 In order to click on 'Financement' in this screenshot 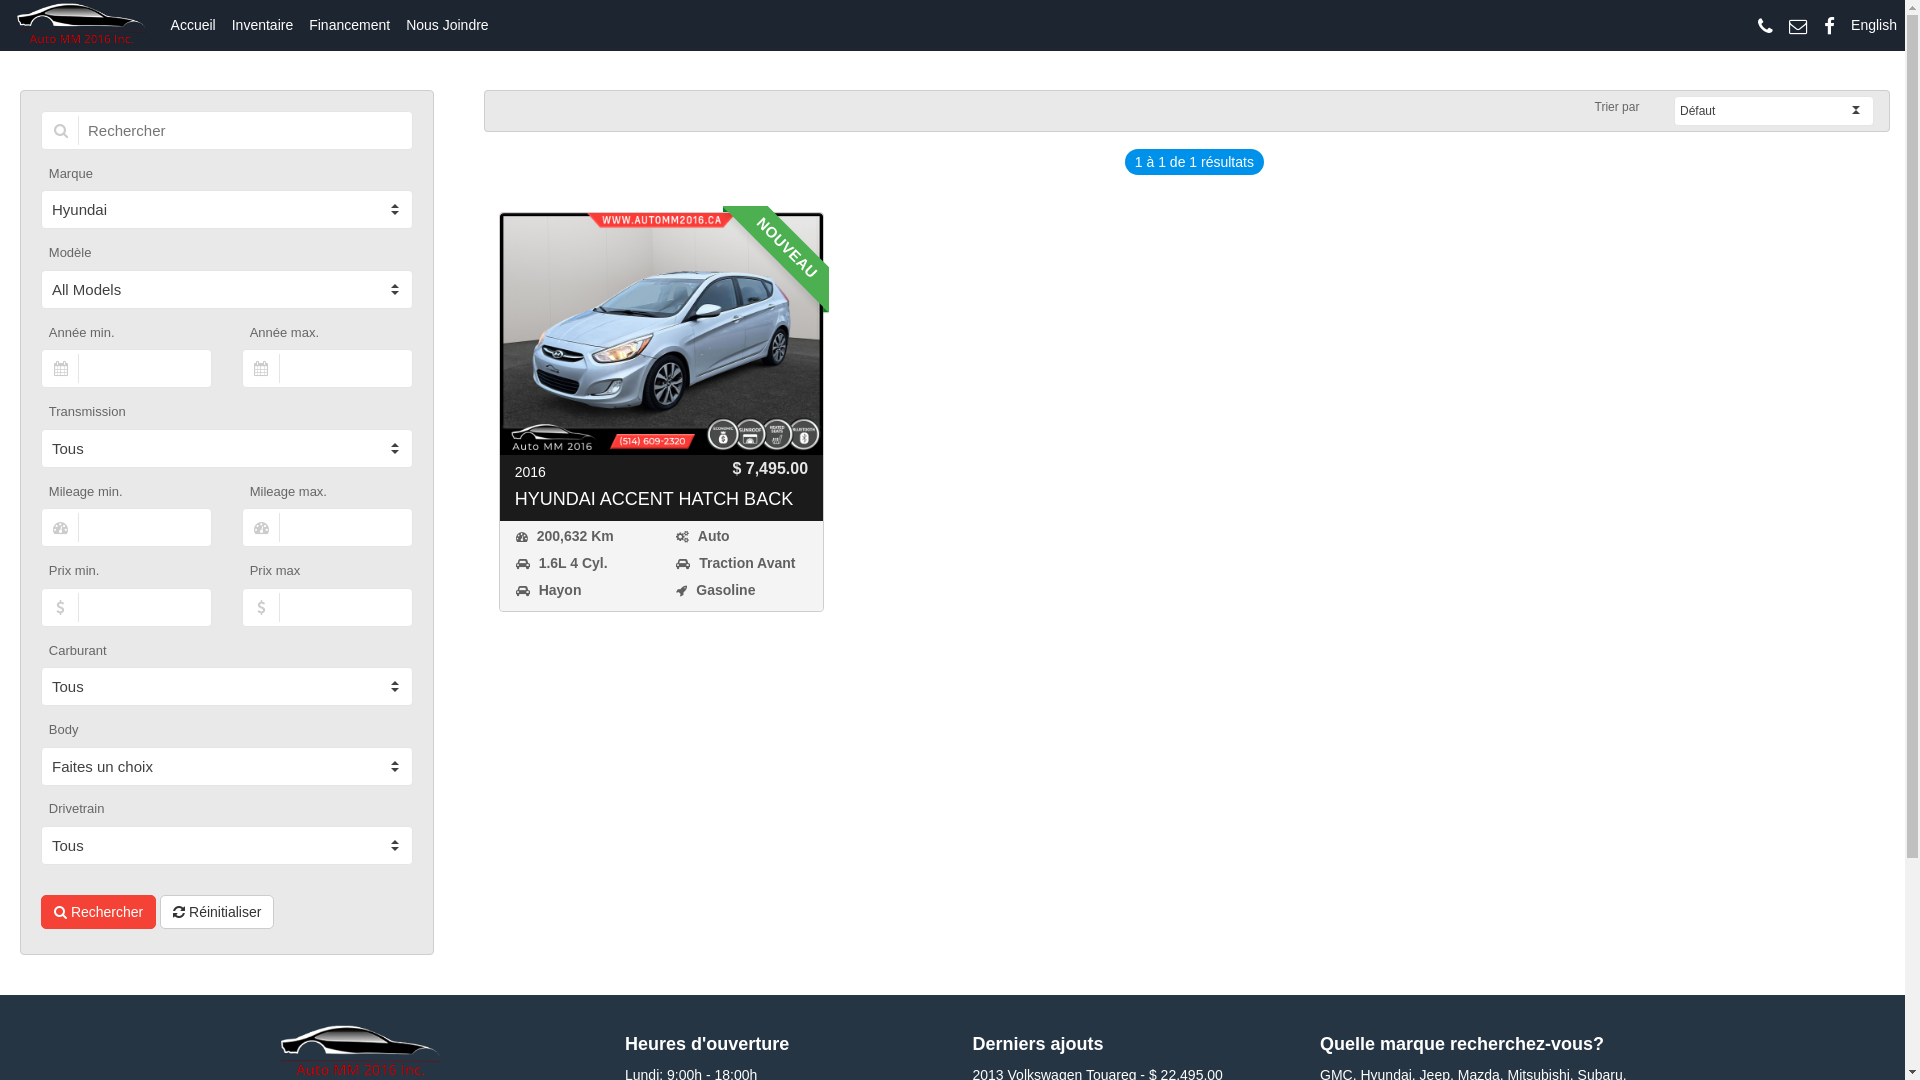, I will do `click(349, 24)`.